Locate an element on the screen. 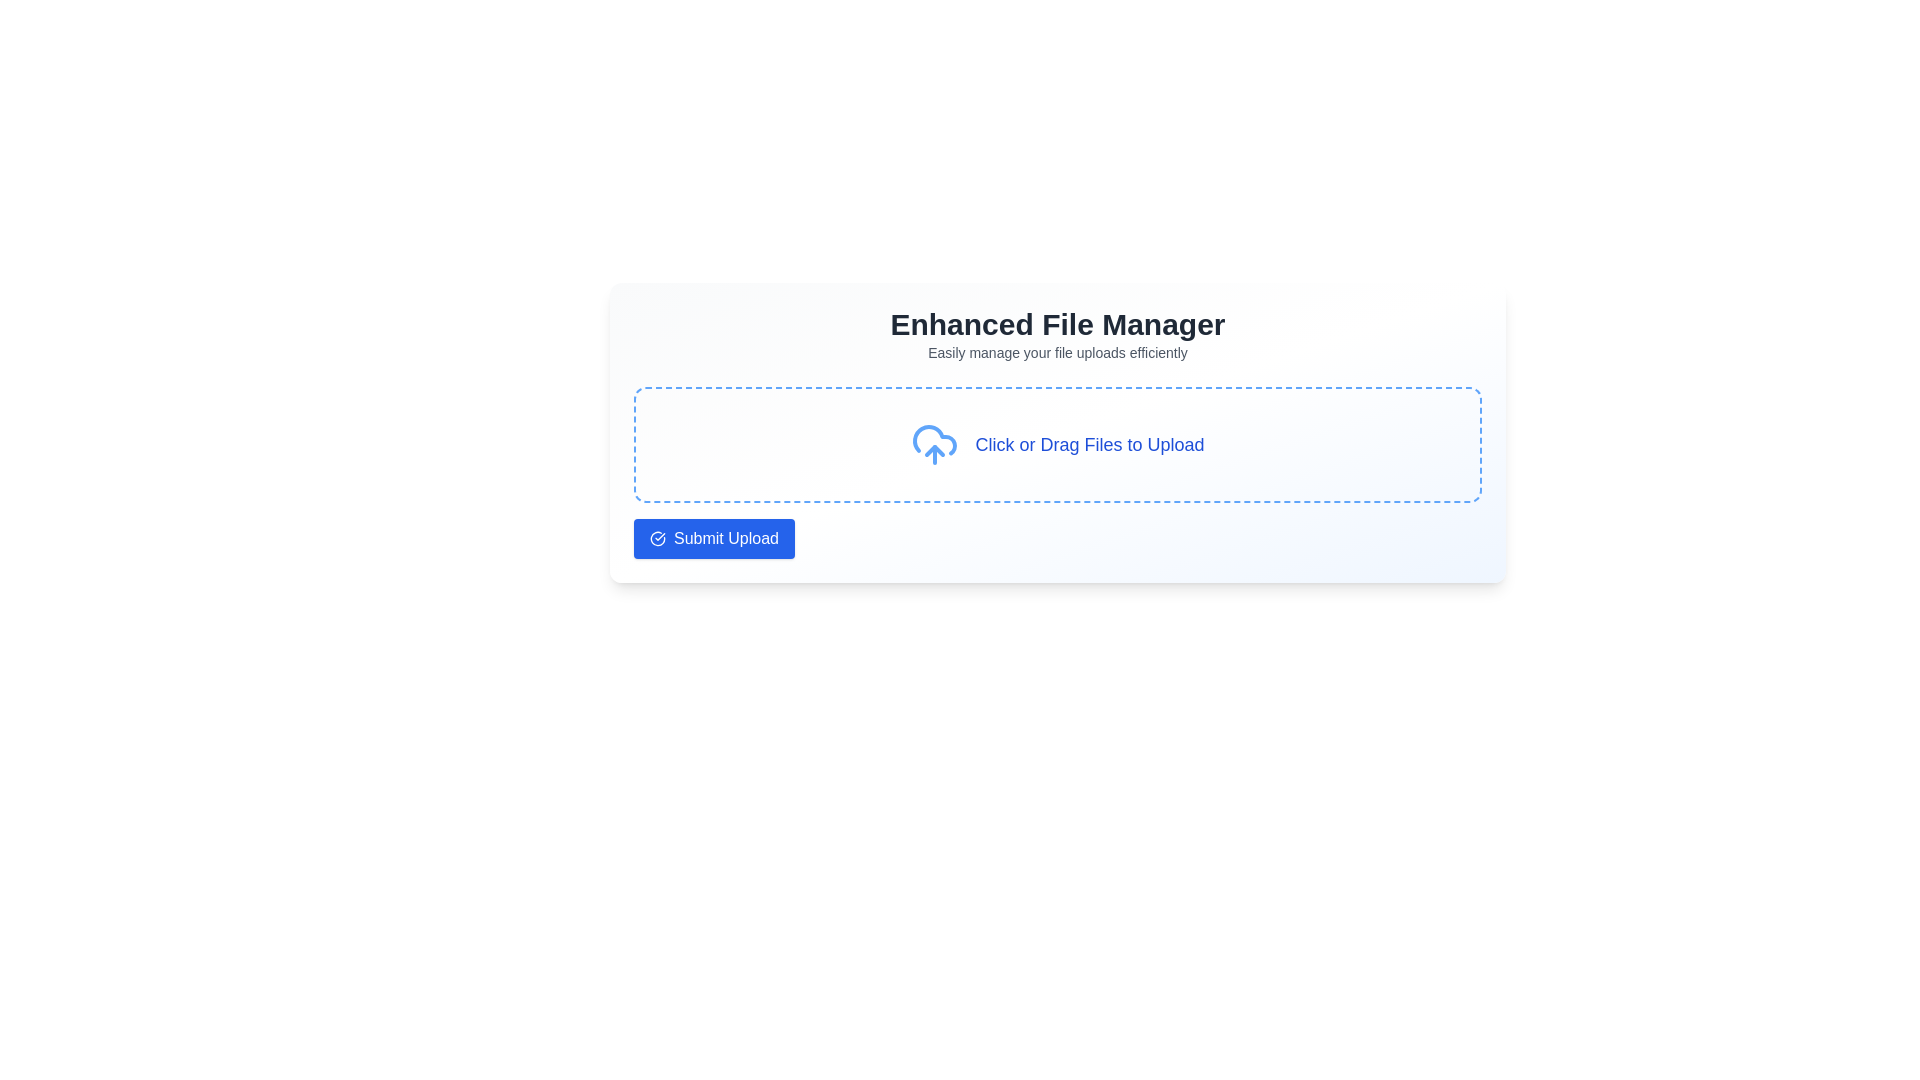 Image resolution: width=1920 pixels, height=1080 pixels. the file upload area located centrally beneath the title 'Enhanced File Manager' is located at coordinates (1056, 443).